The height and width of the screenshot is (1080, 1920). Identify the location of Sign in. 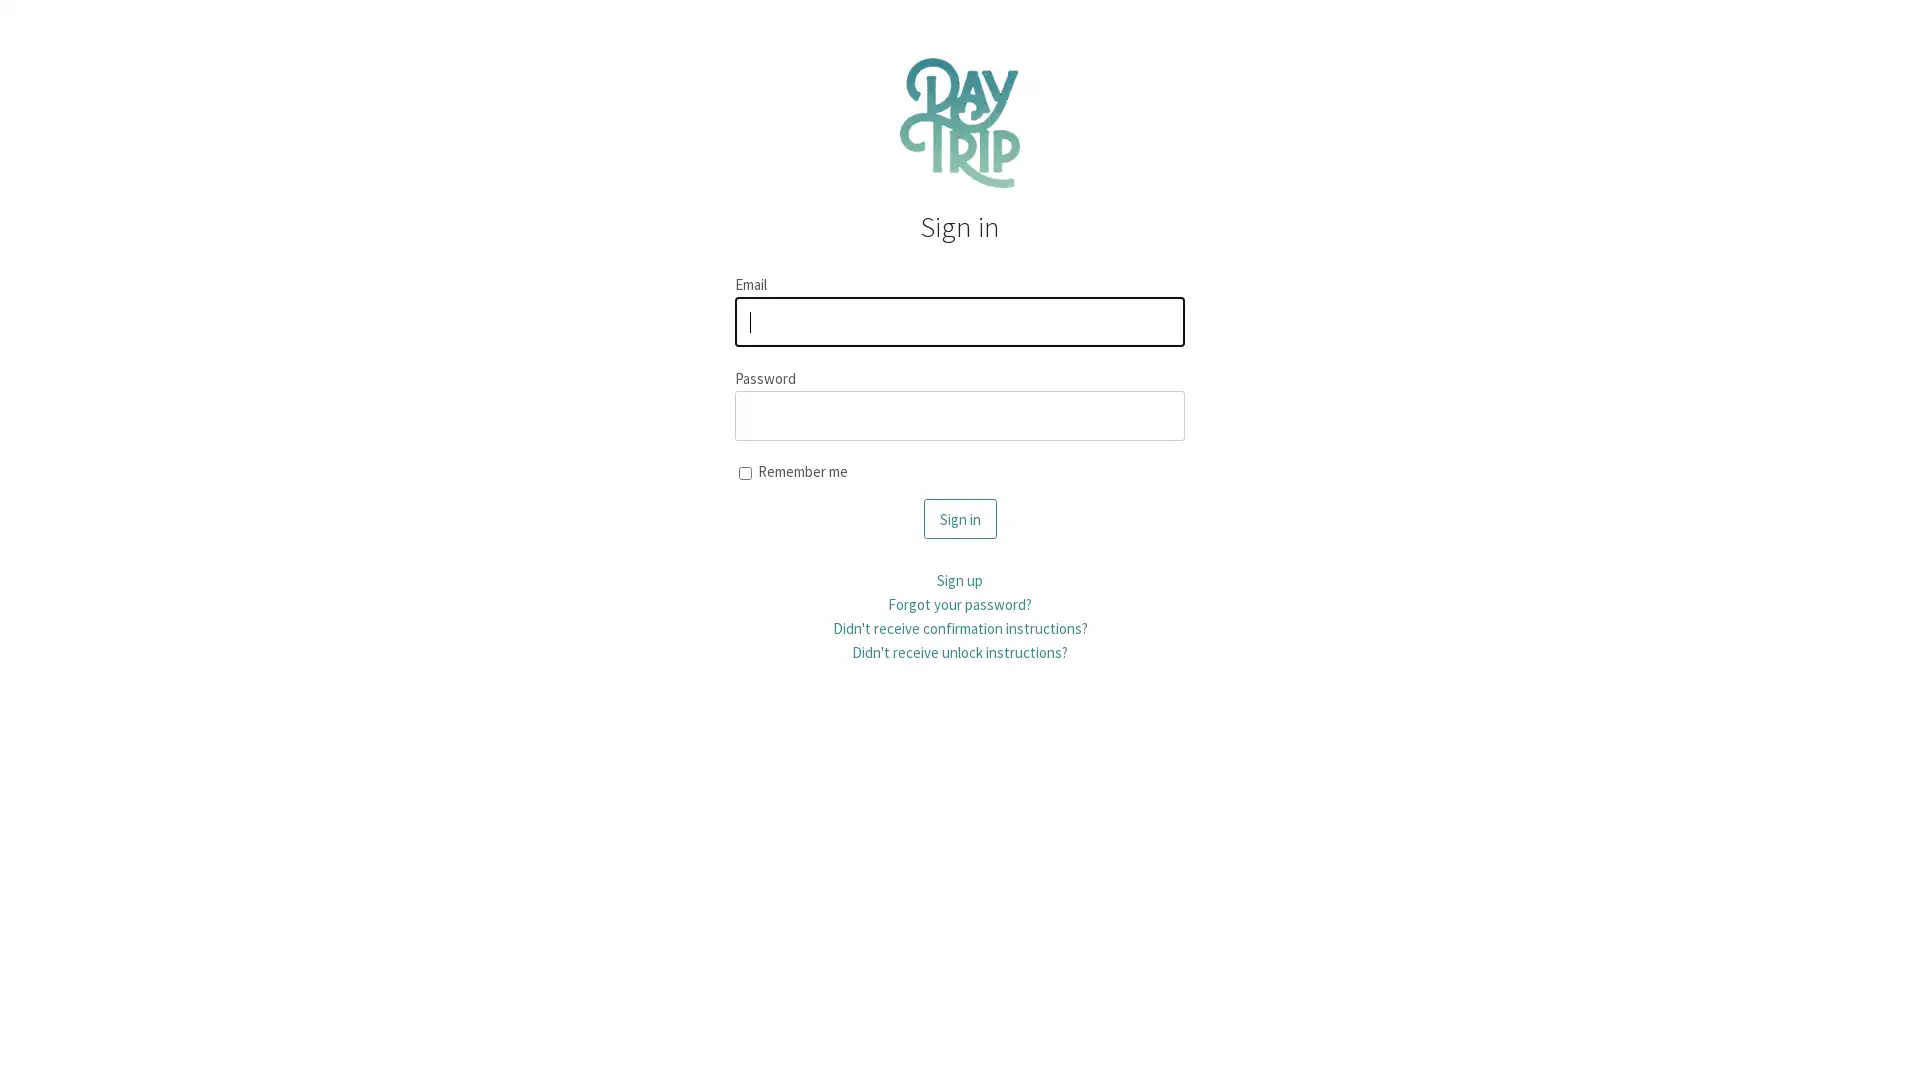
(958, 517).